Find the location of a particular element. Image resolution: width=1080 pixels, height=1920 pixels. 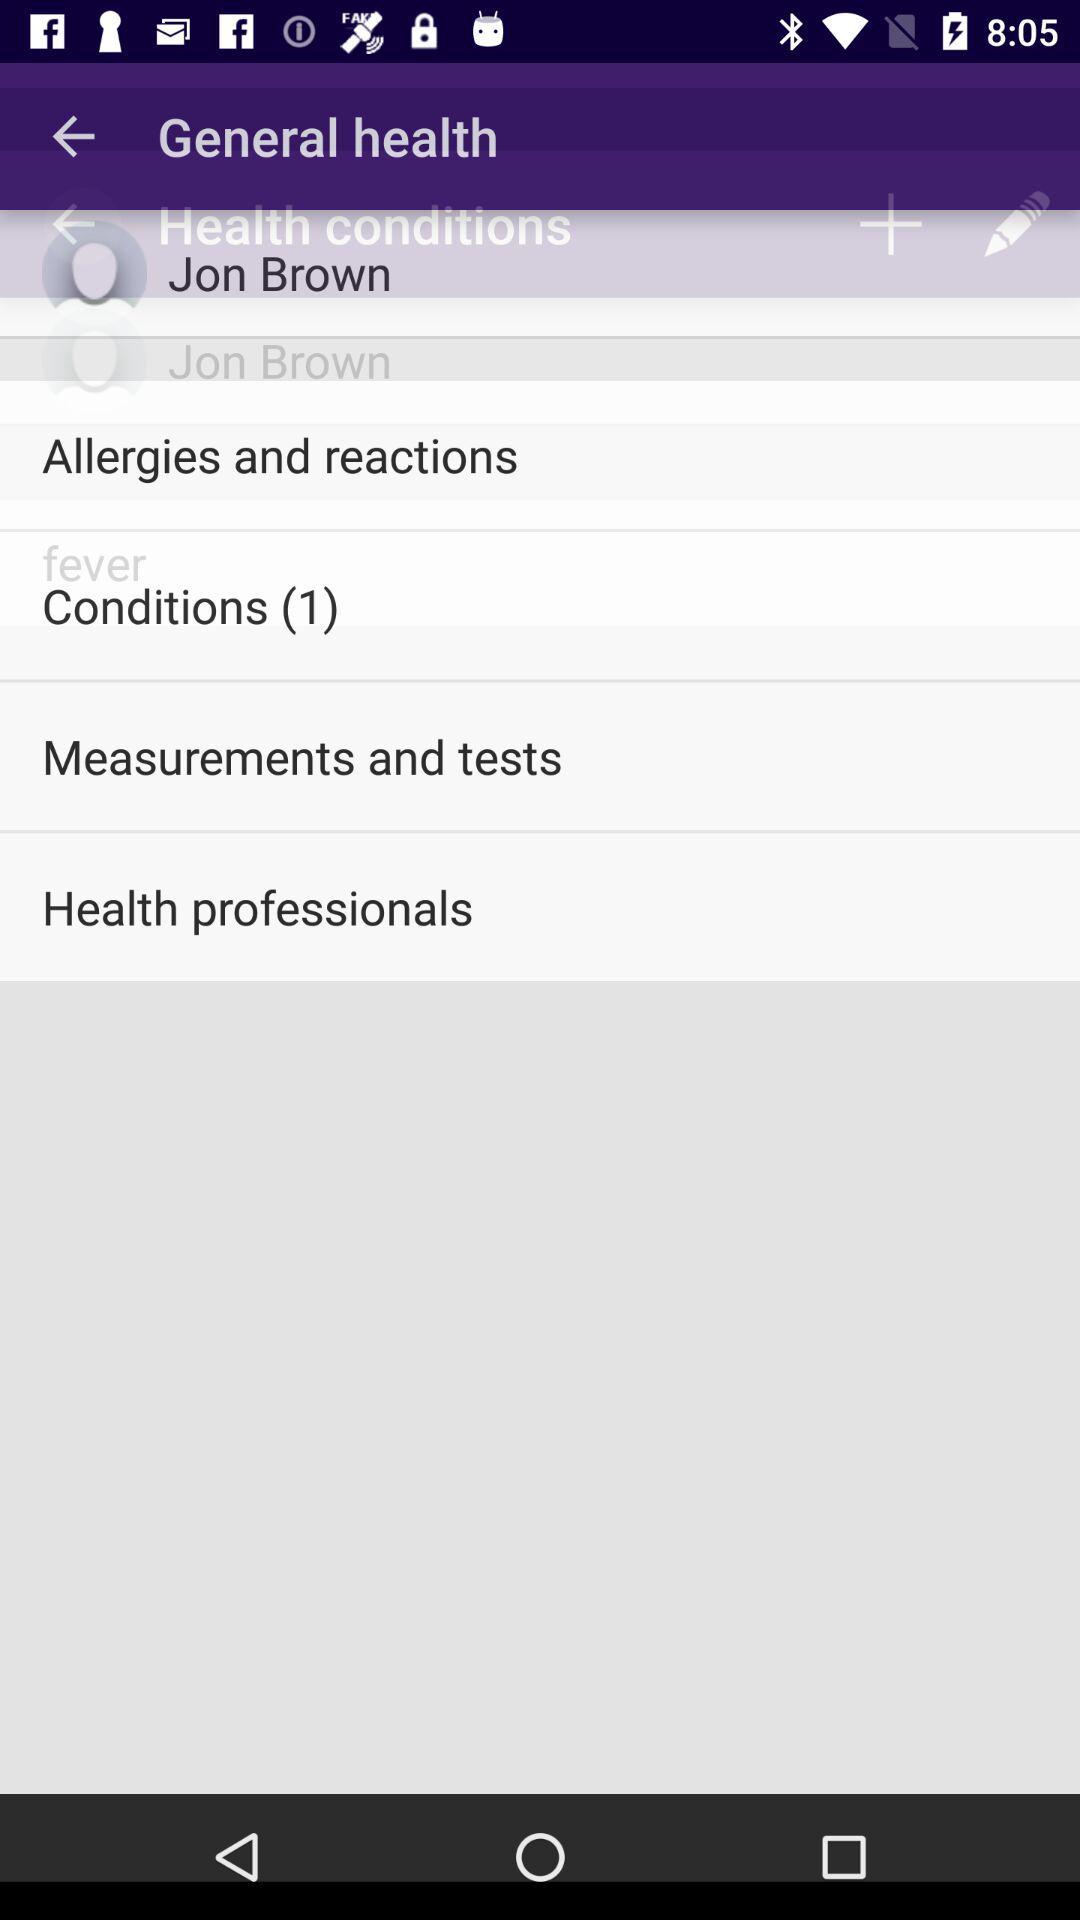

item above the measurements and tests item is located at coordinates (540, 604).